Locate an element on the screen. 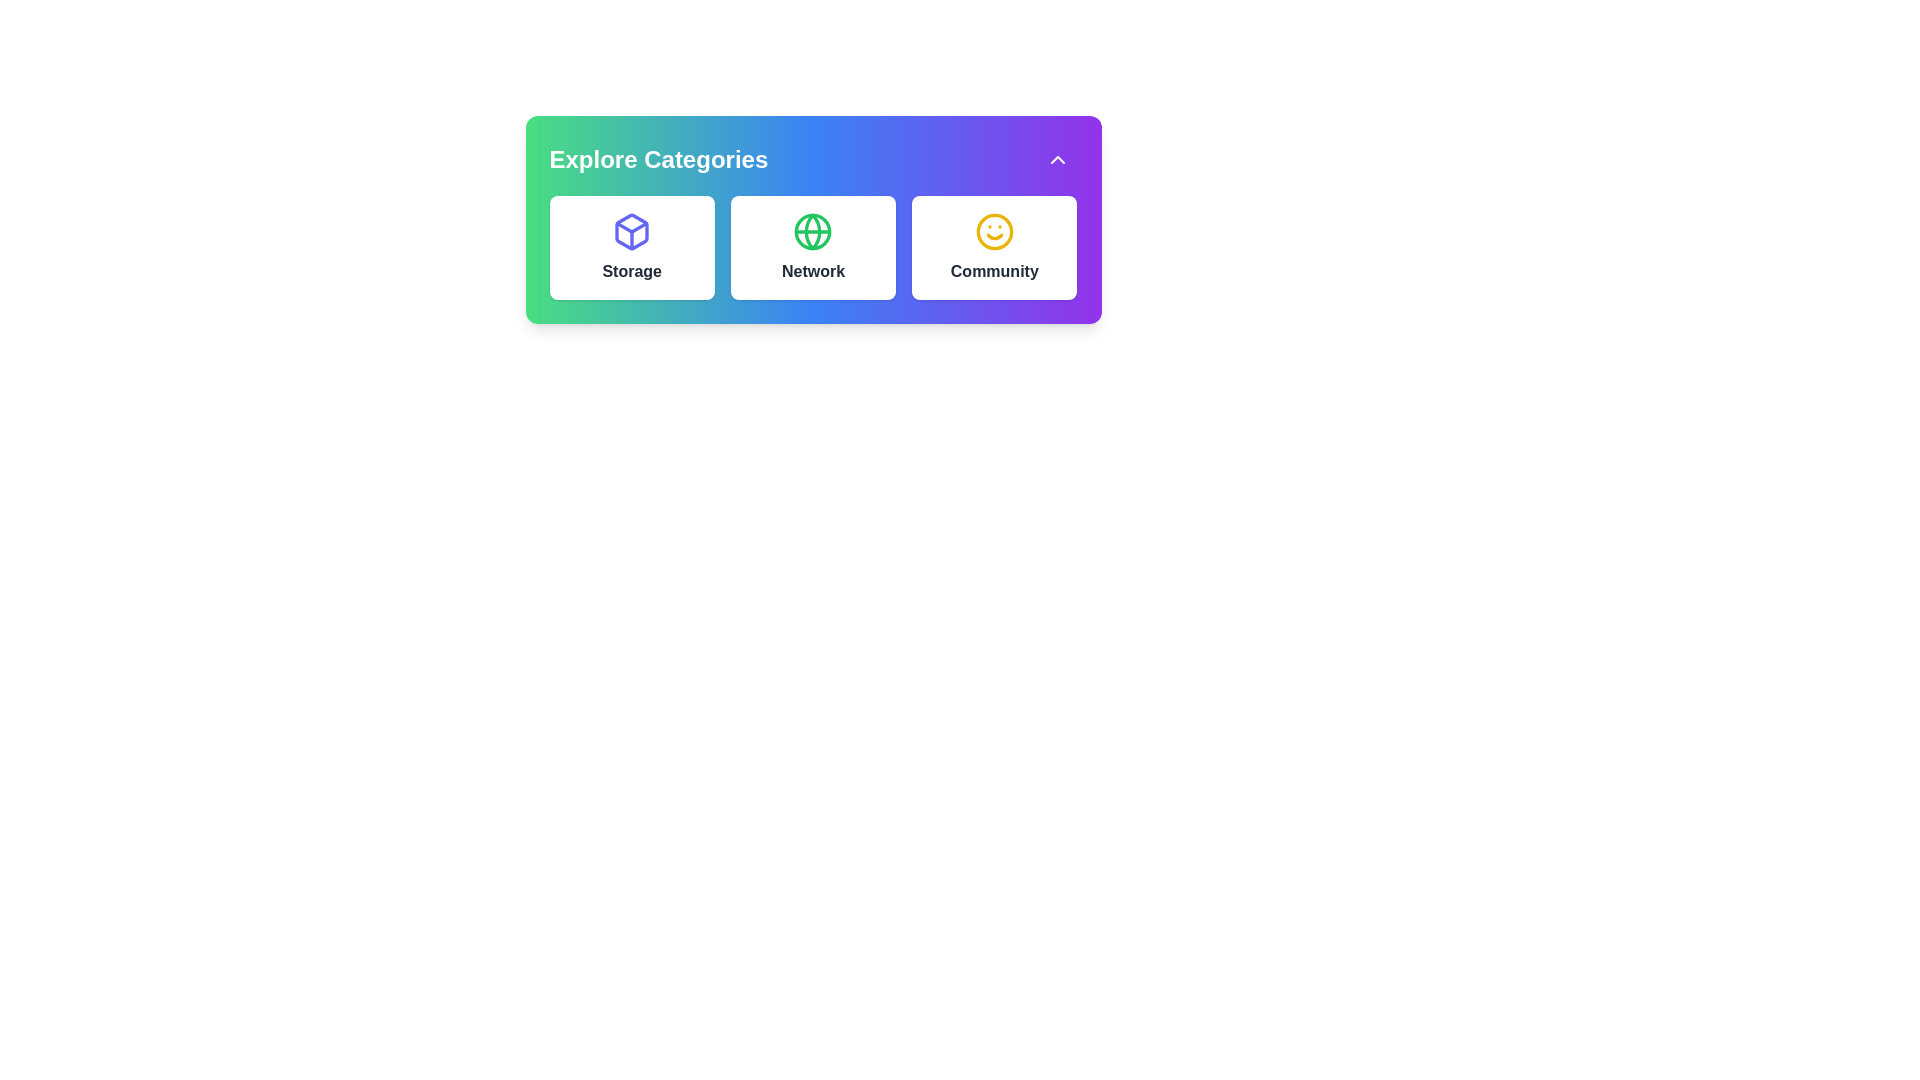 This screenshot has height=1080, width=1920. the Interactive category card in the center column of the three-column layout under 'Explore Categories' is located at coordinates (813, 246).